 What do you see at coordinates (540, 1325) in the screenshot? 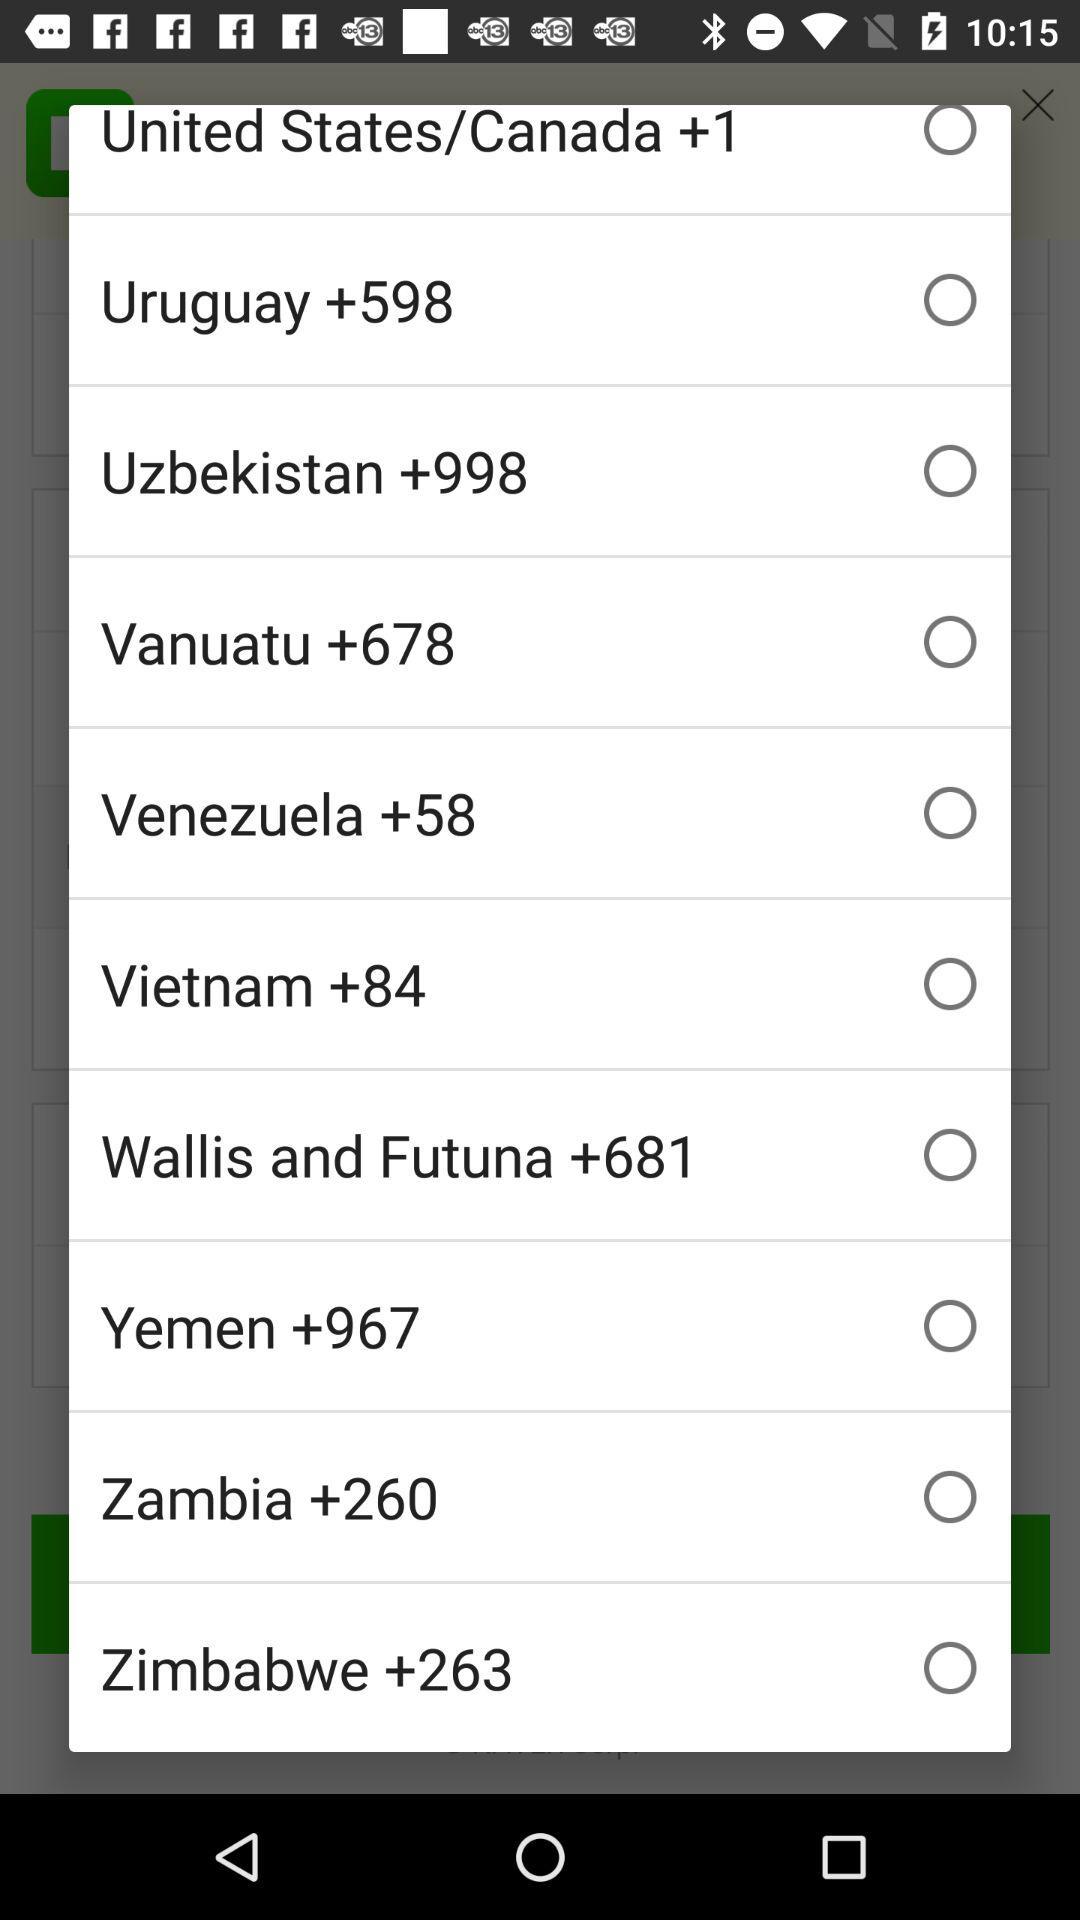
I see `the yemen +967 checkbox` at bounding box center [540, 1325].